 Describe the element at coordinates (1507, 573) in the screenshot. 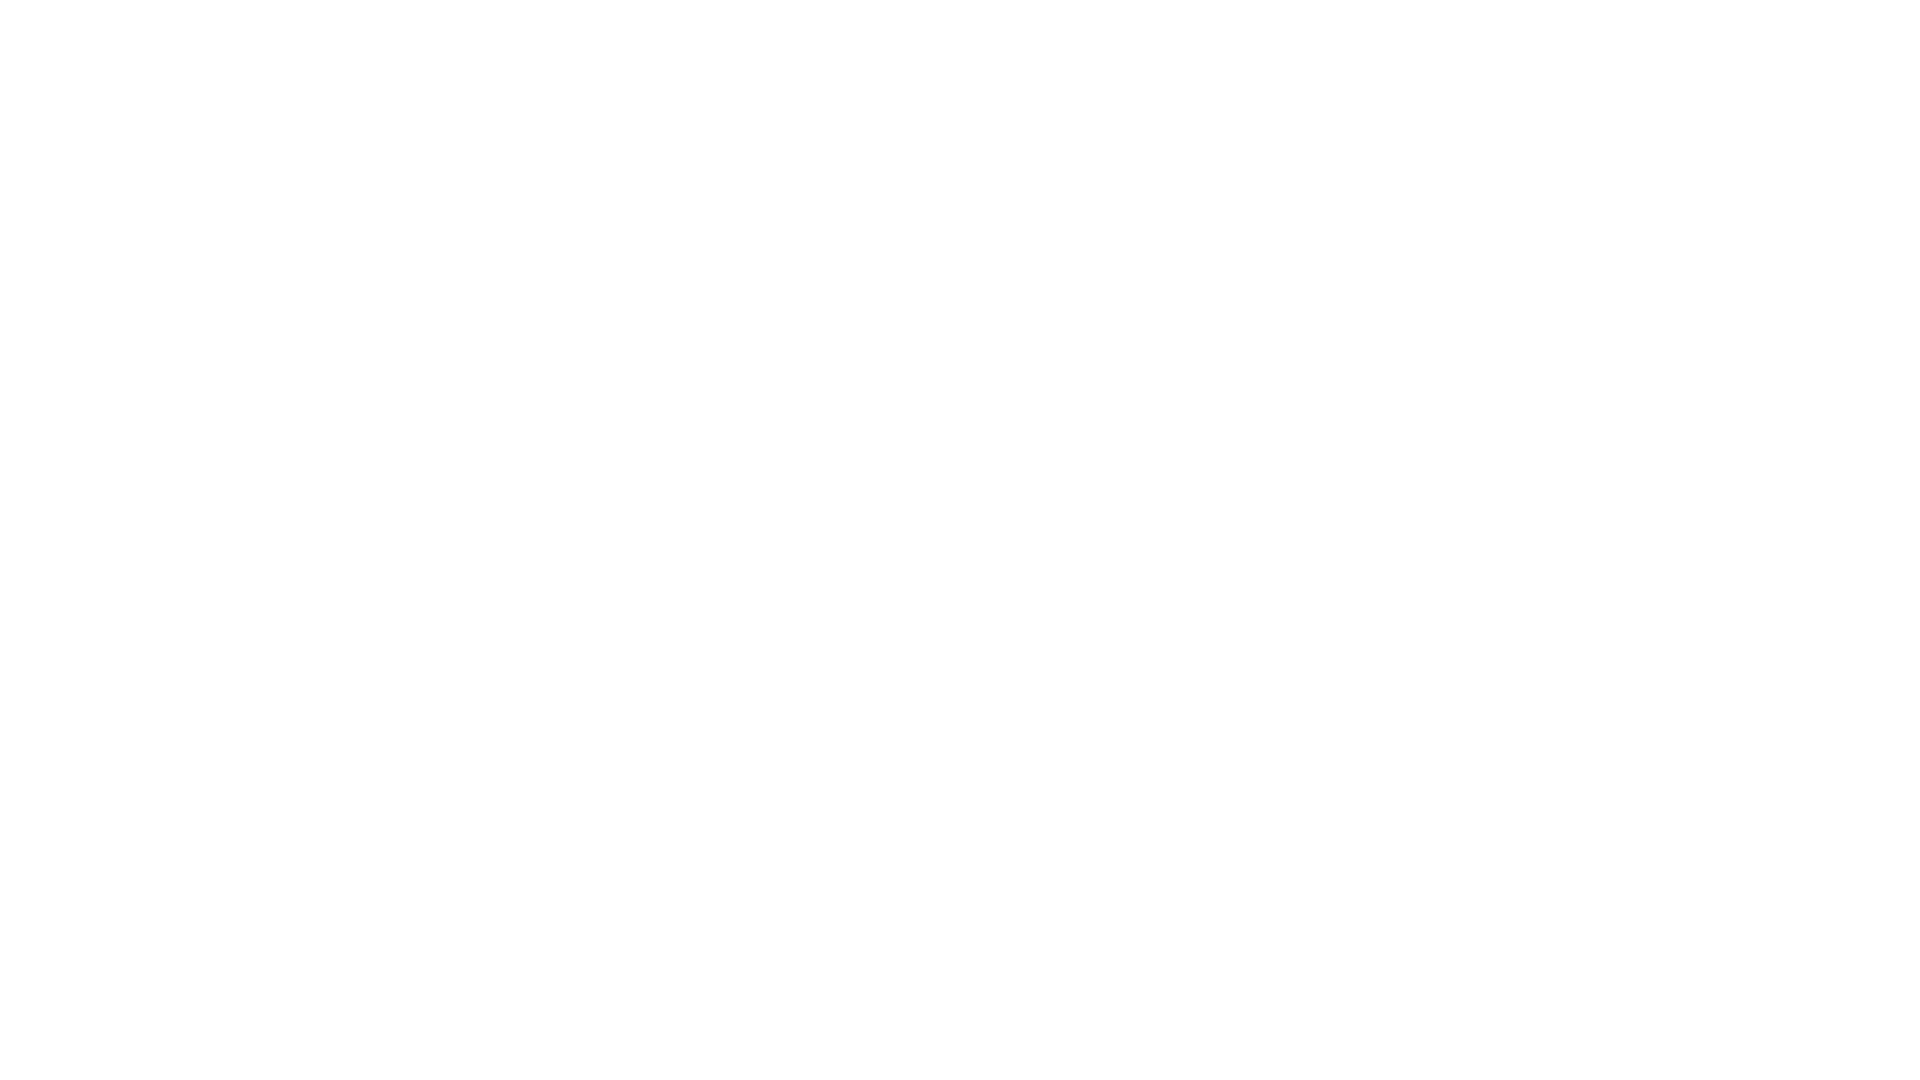

I see `Precedent` at that location.